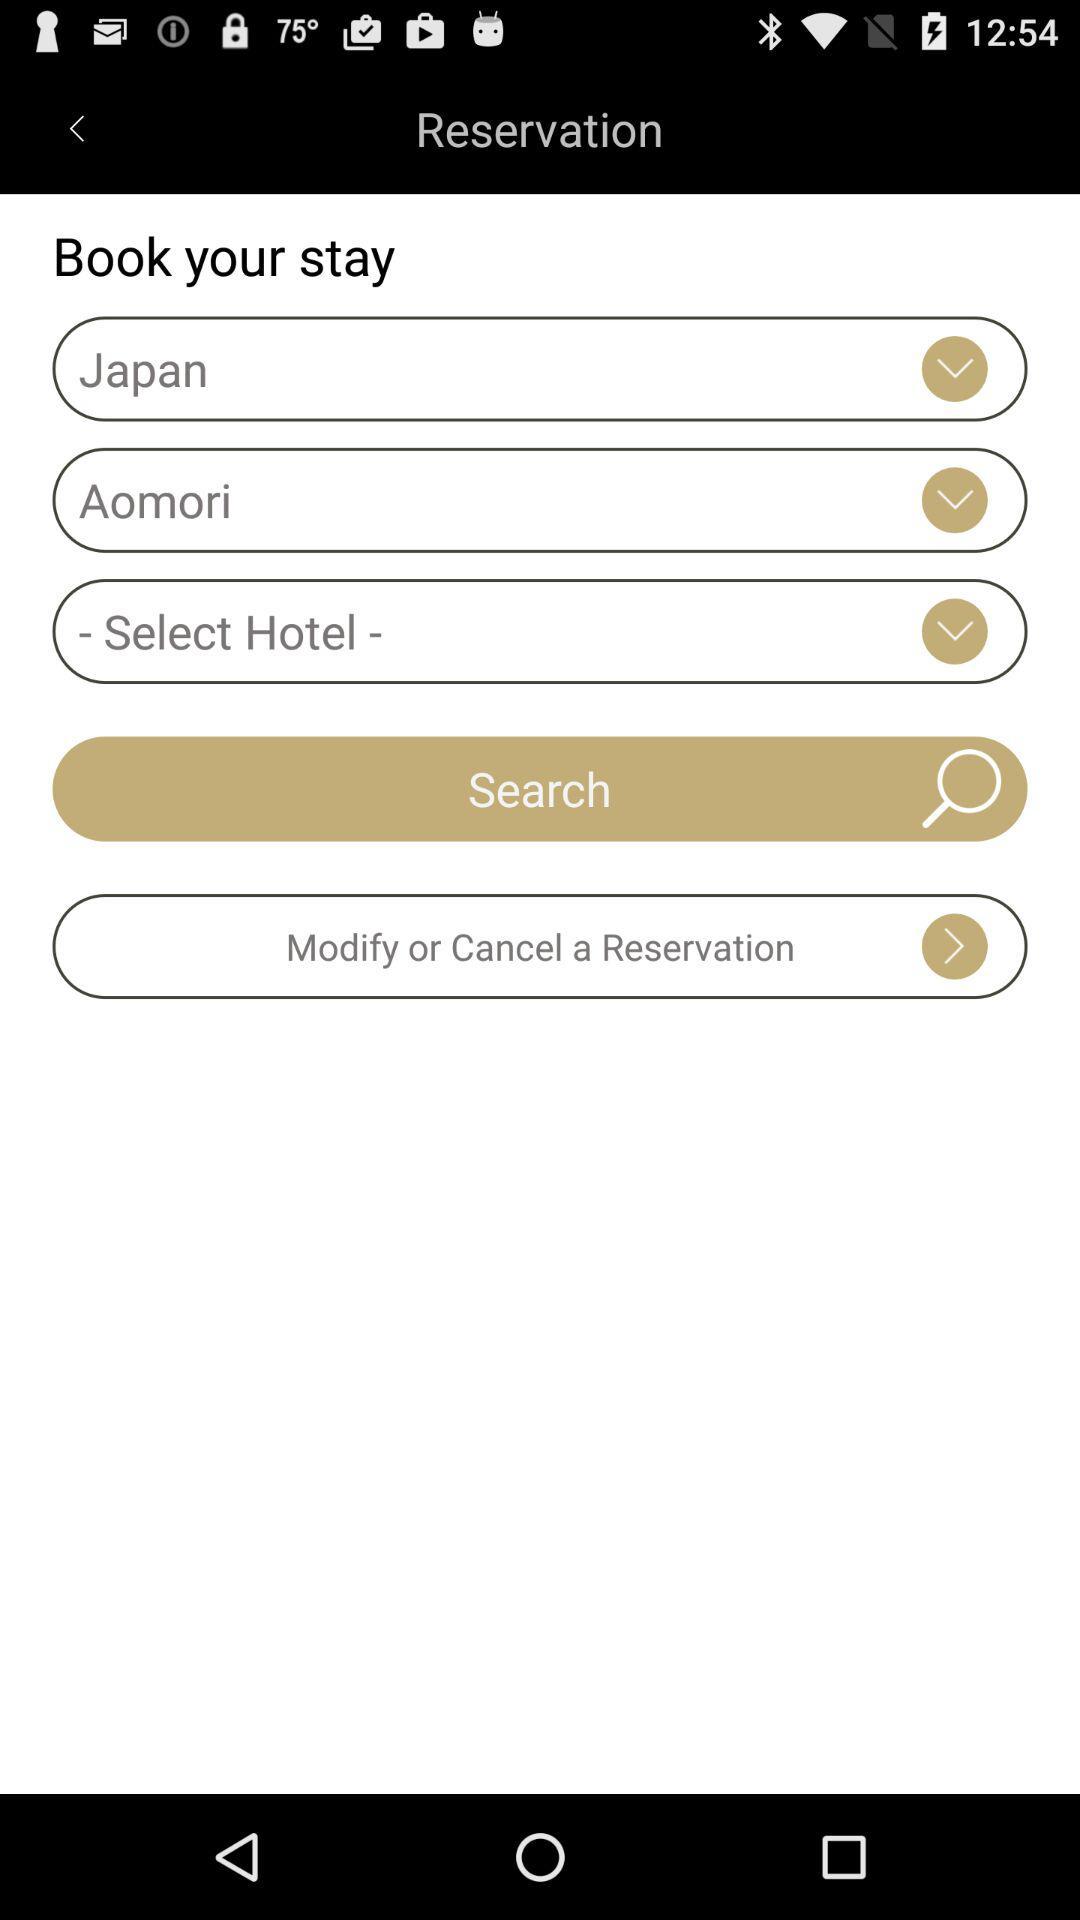 The image size is (1080, 1920). What do you see at coordinates (75, 127) in the screenshot?
I see `the item above the book your stay item` at bounding box center [75, 127].